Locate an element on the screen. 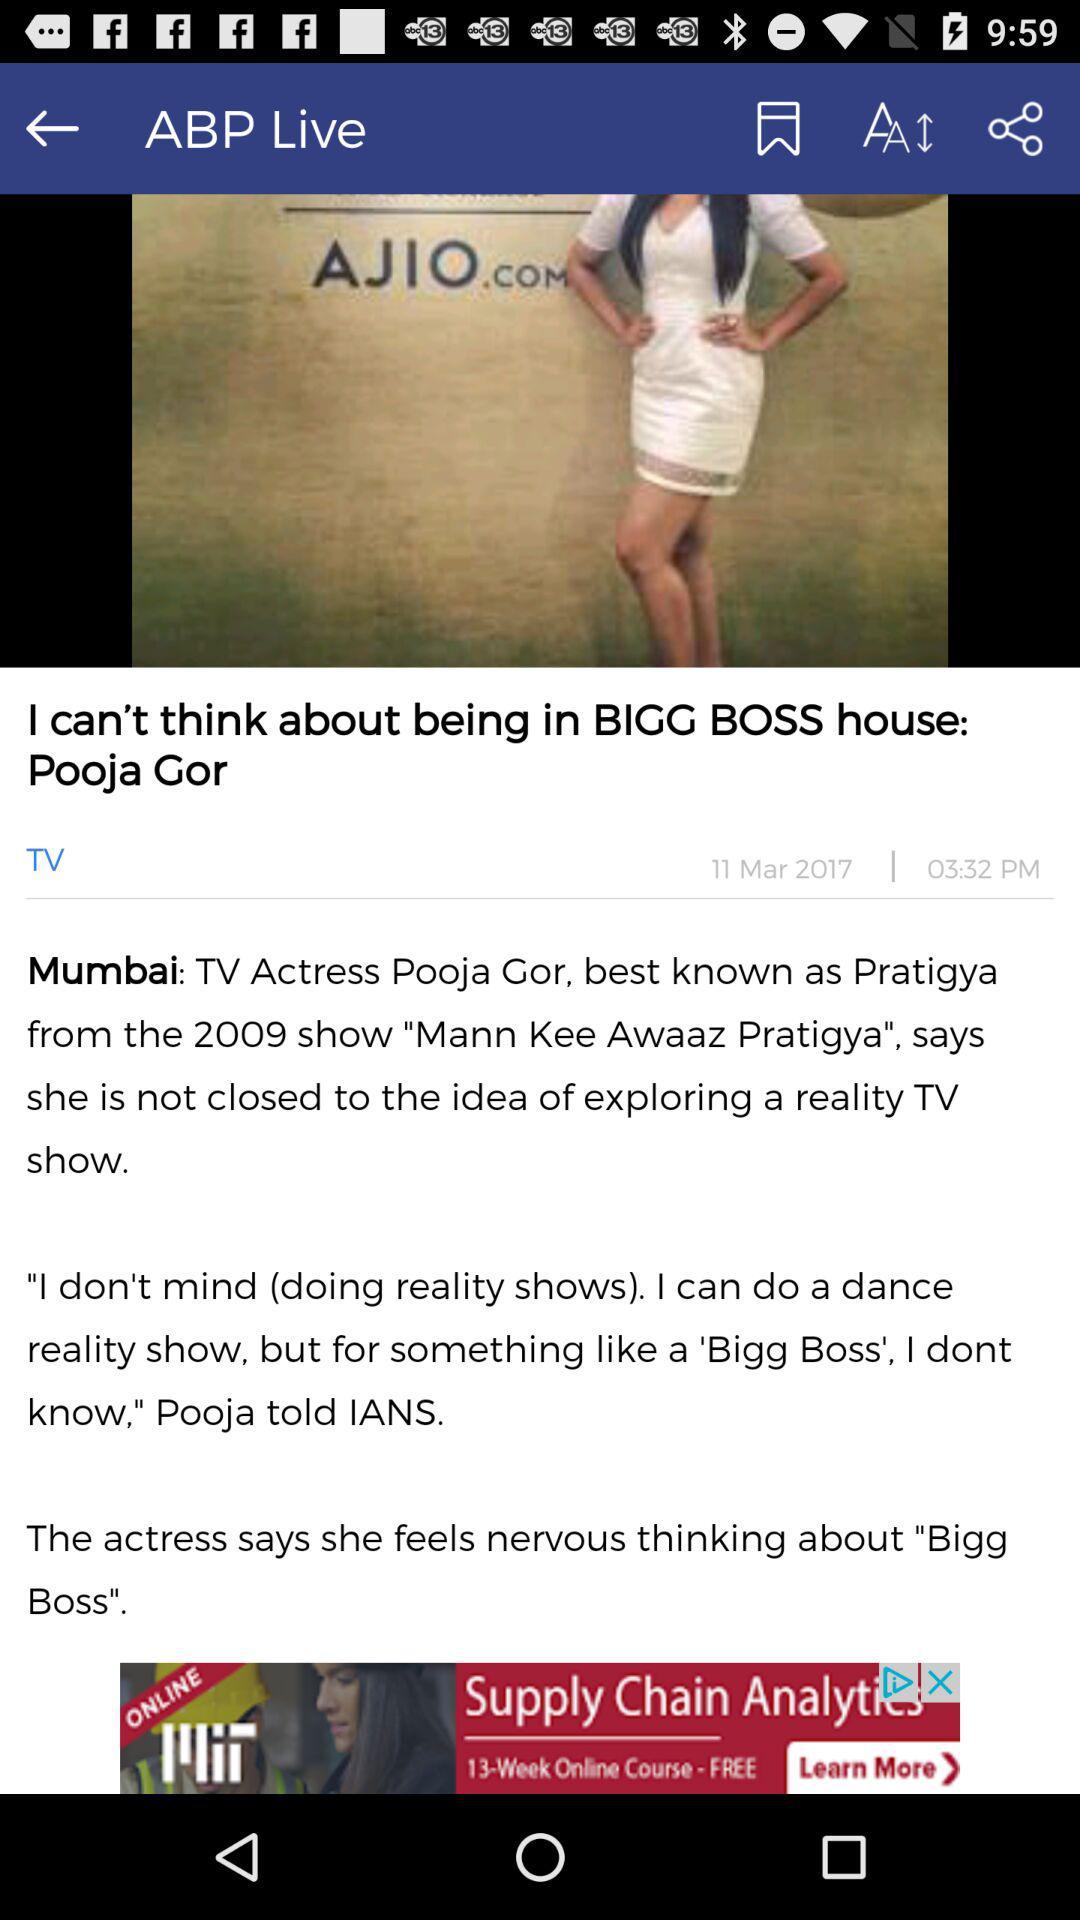 The height and width of the screenshot is (1920, 1080). the bookmark icon is located at coordinates (775, 136).